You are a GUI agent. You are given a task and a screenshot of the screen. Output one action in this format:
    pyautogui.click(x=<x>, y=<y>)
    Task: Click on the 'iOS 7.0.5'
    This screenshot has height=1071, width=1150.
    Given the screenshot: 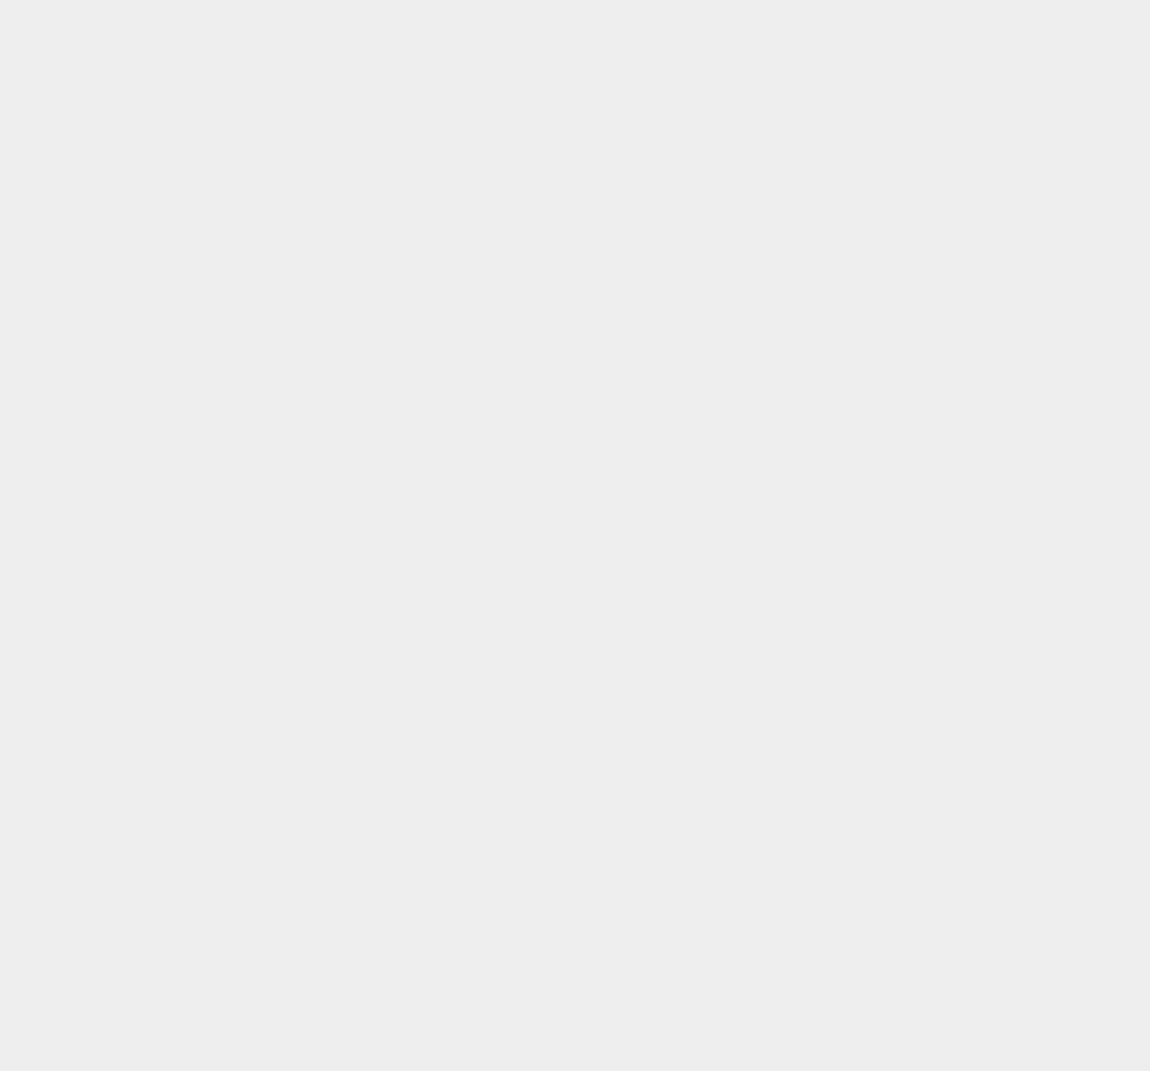 What is the action you would take?
    pyautogui.click(x=812, y=663)
    